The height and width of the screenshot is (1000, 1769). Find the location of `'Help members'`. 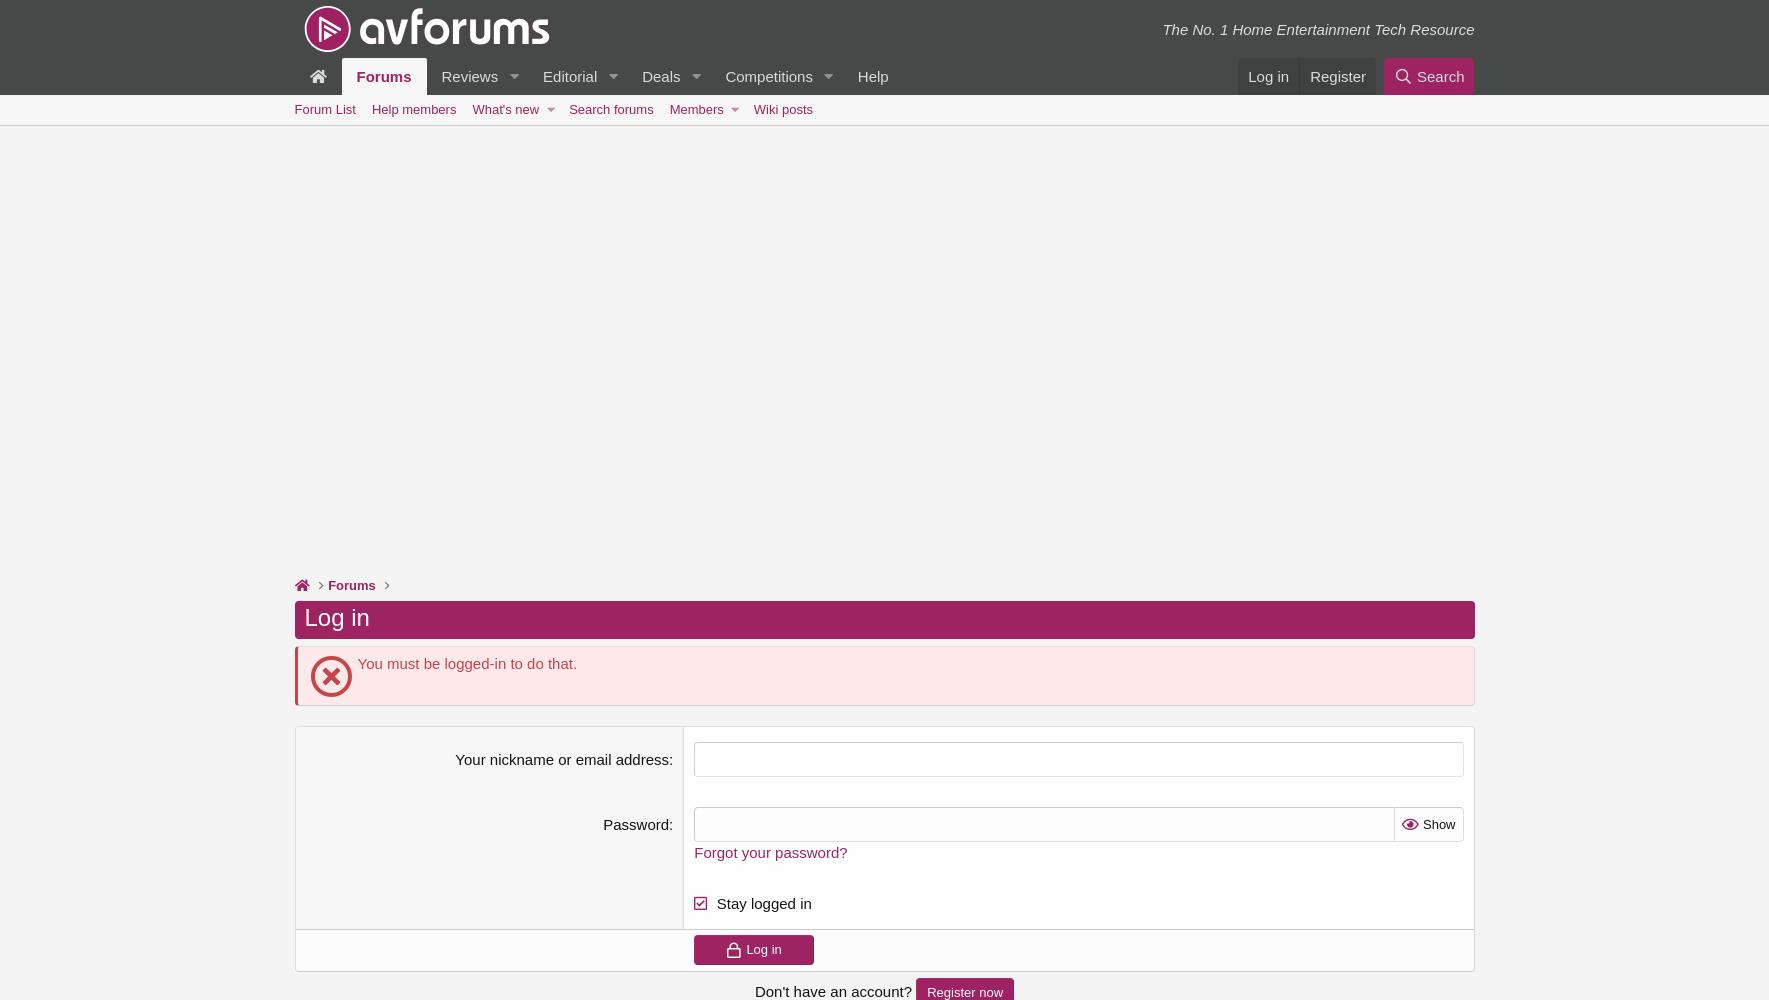

'Help members' is located at coordinates (412, 108).